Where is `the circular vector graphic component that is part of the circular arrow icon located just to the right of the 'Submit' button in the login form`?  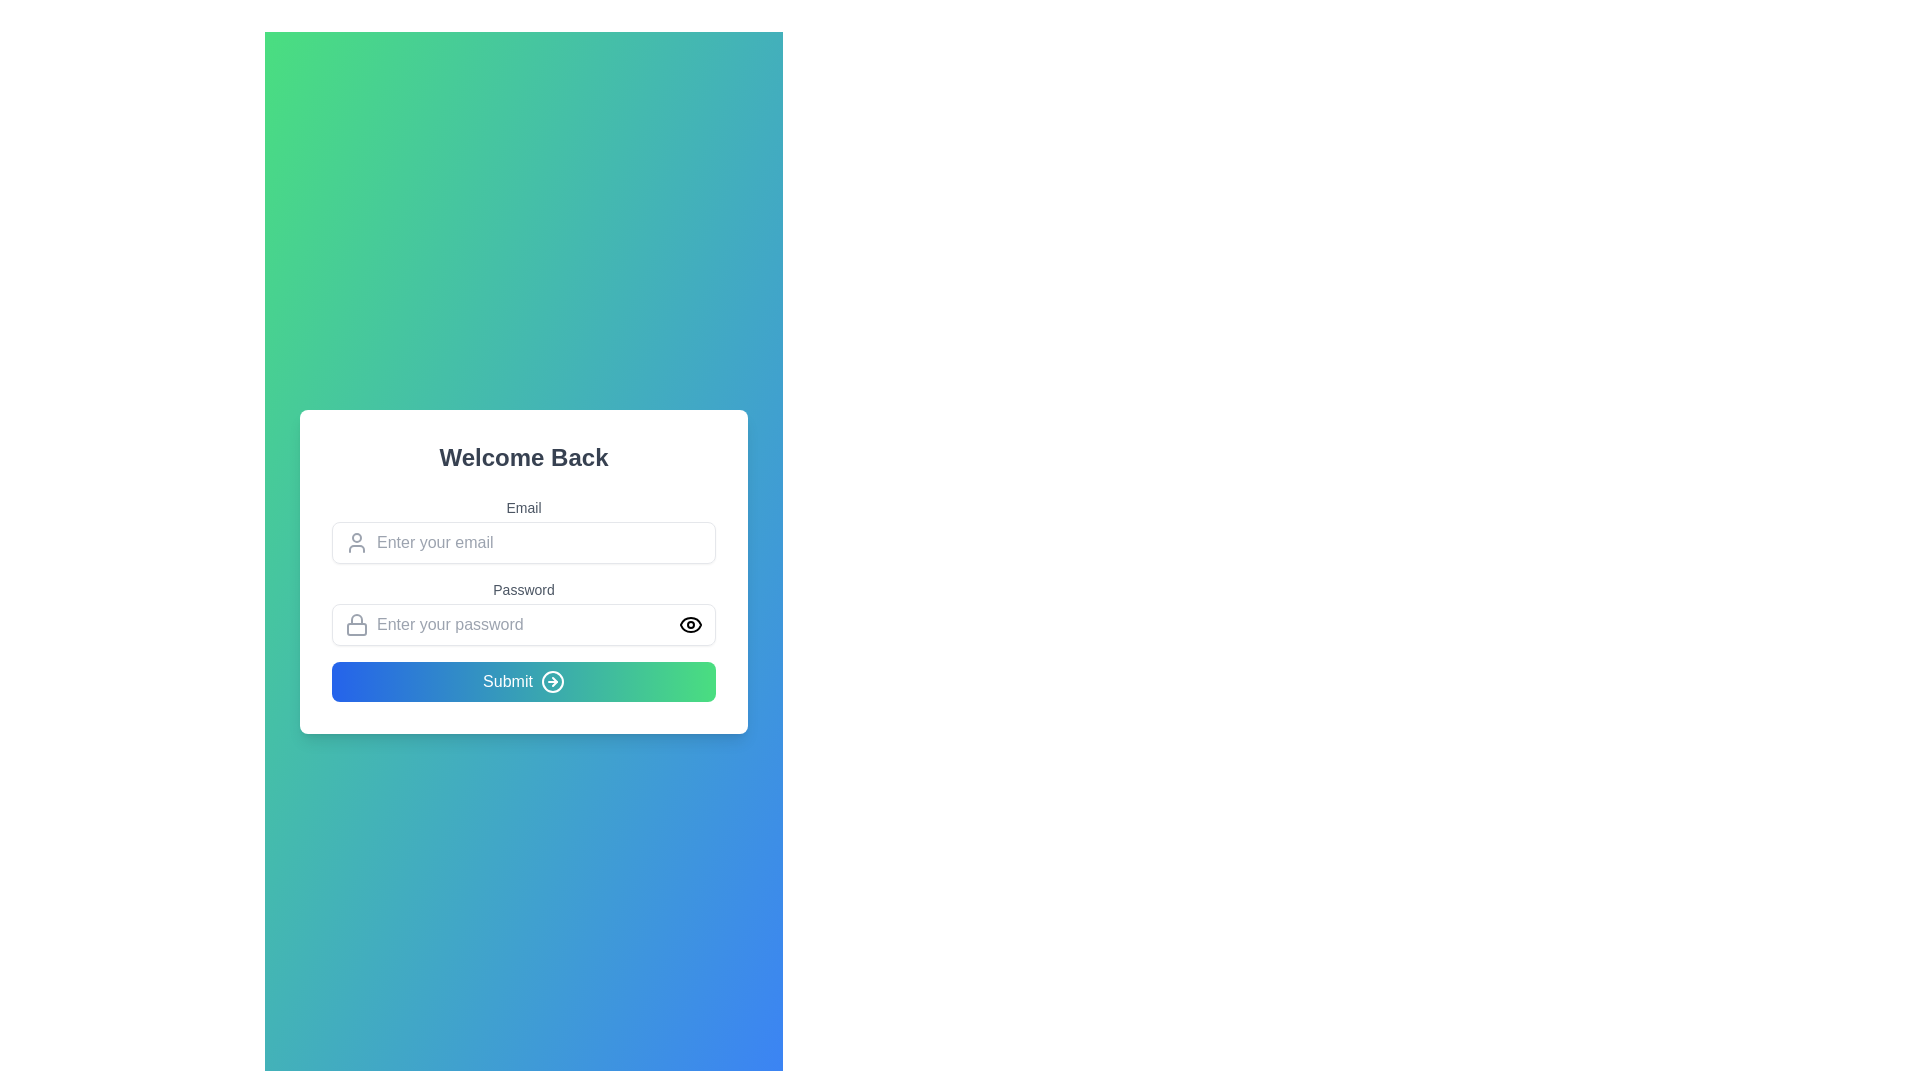
the circular vector graphic component that is part of the circular arrow icon located just to the right of the 'Submit' button in the login form is located at coordinates (552, 681).